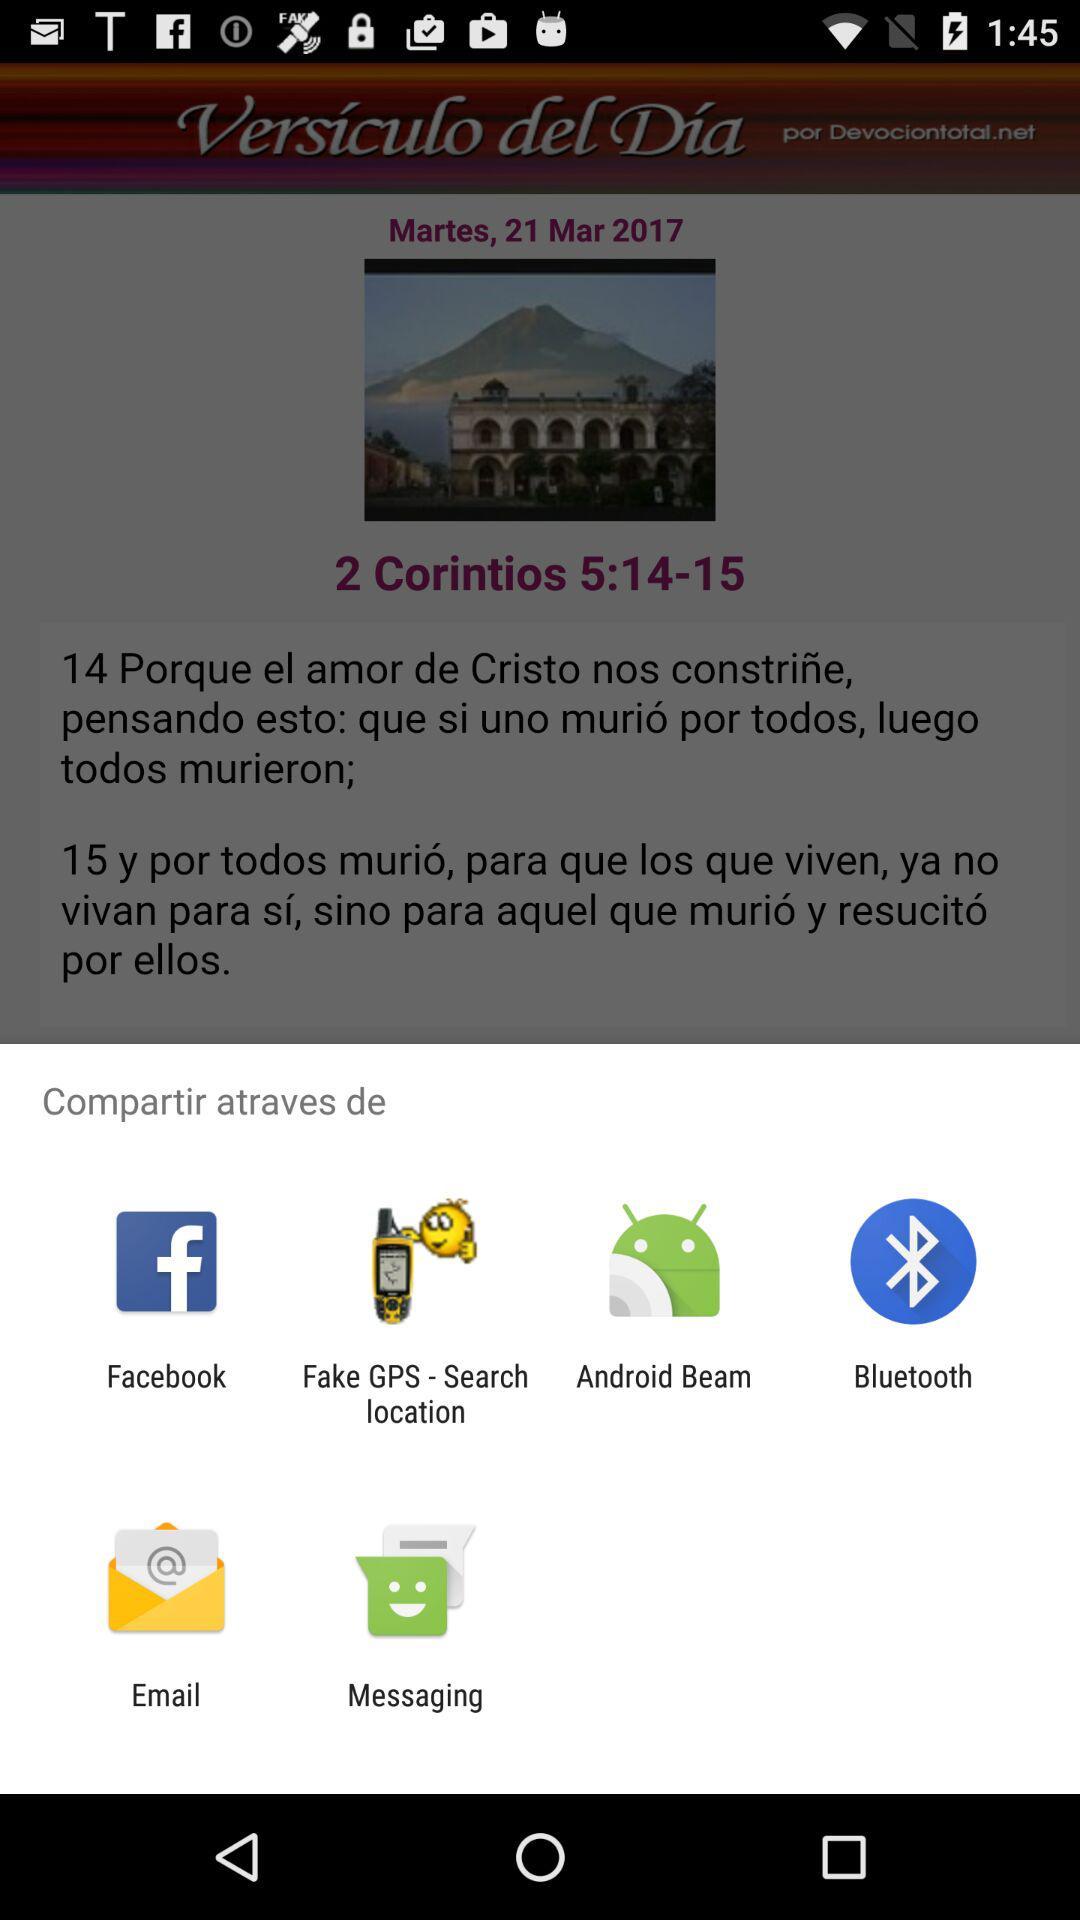 The height and width of the screenshot is (1920, 1080). I want to click on the messaging, so click(414, 1711).